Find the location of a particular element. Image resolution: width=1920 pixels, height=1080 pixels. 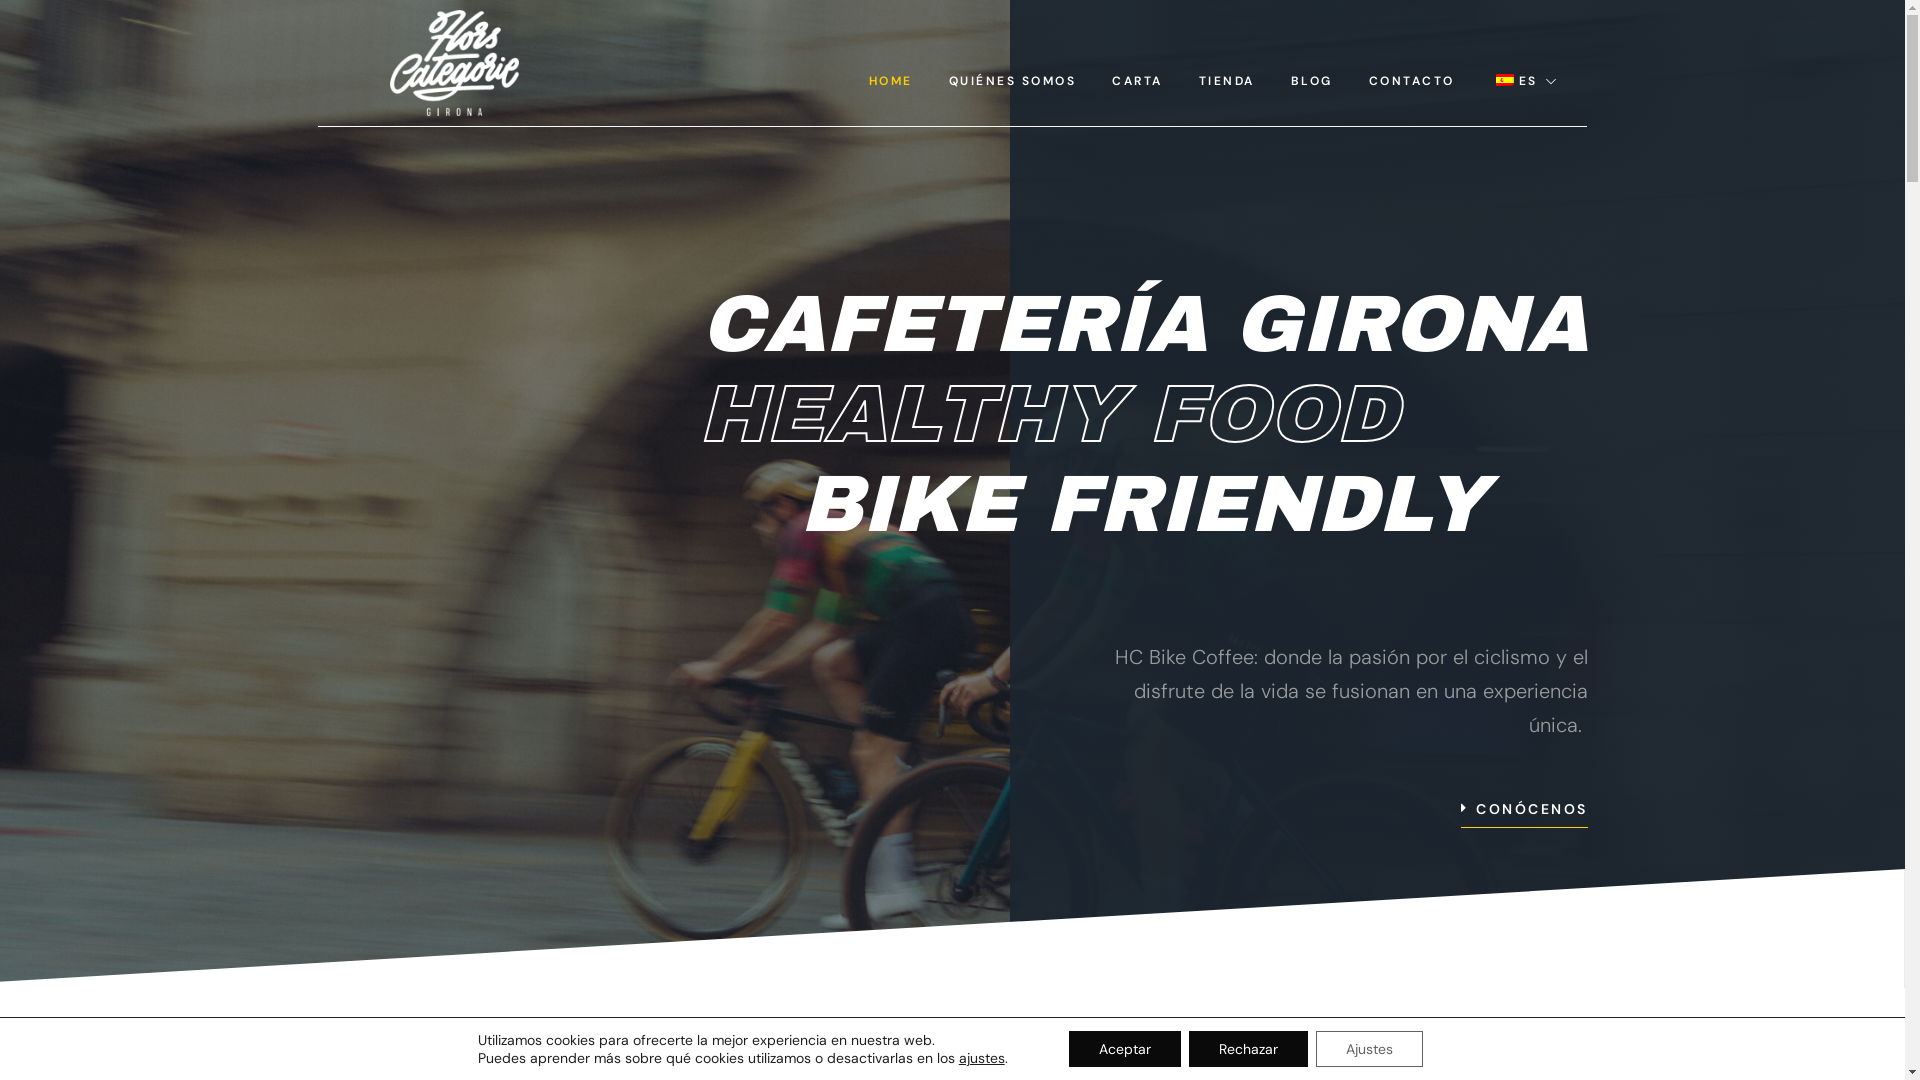

'CARTA' is located at coordinates (1137, 80).